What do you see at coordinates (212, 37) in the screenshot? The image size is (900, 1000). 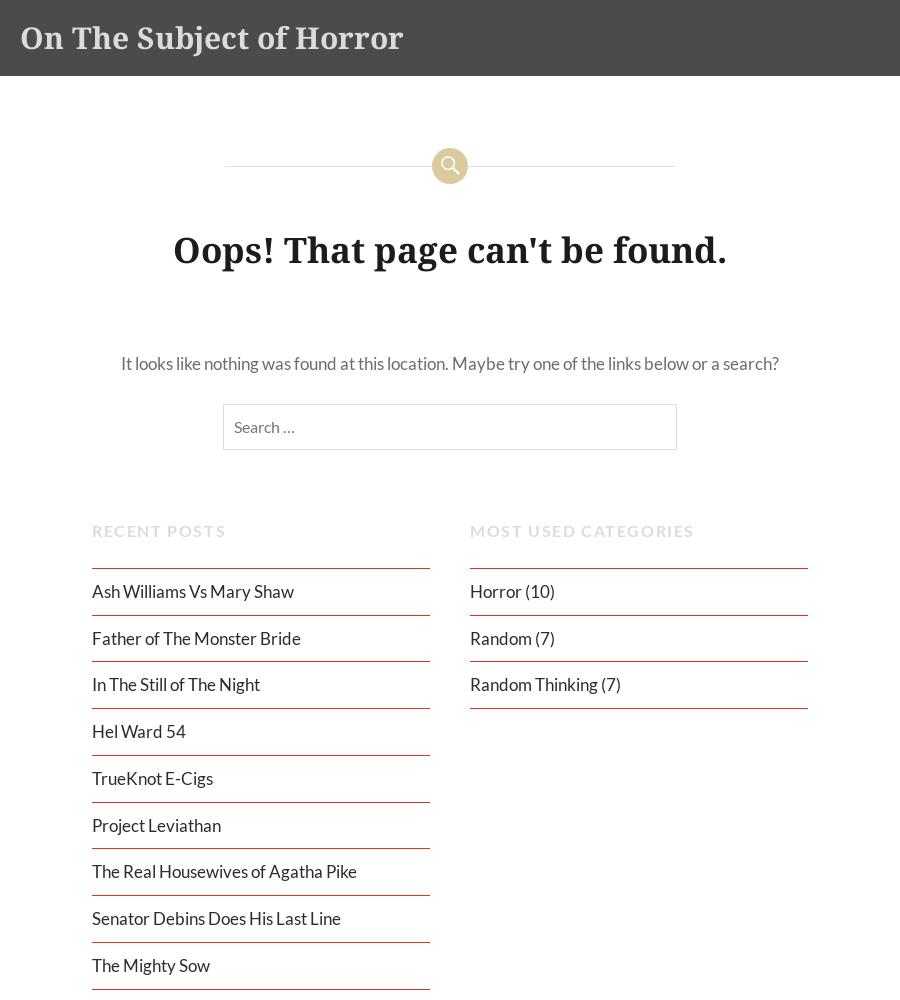 I see `'On The Subject of Horror'` at bounding box center [212, 37].